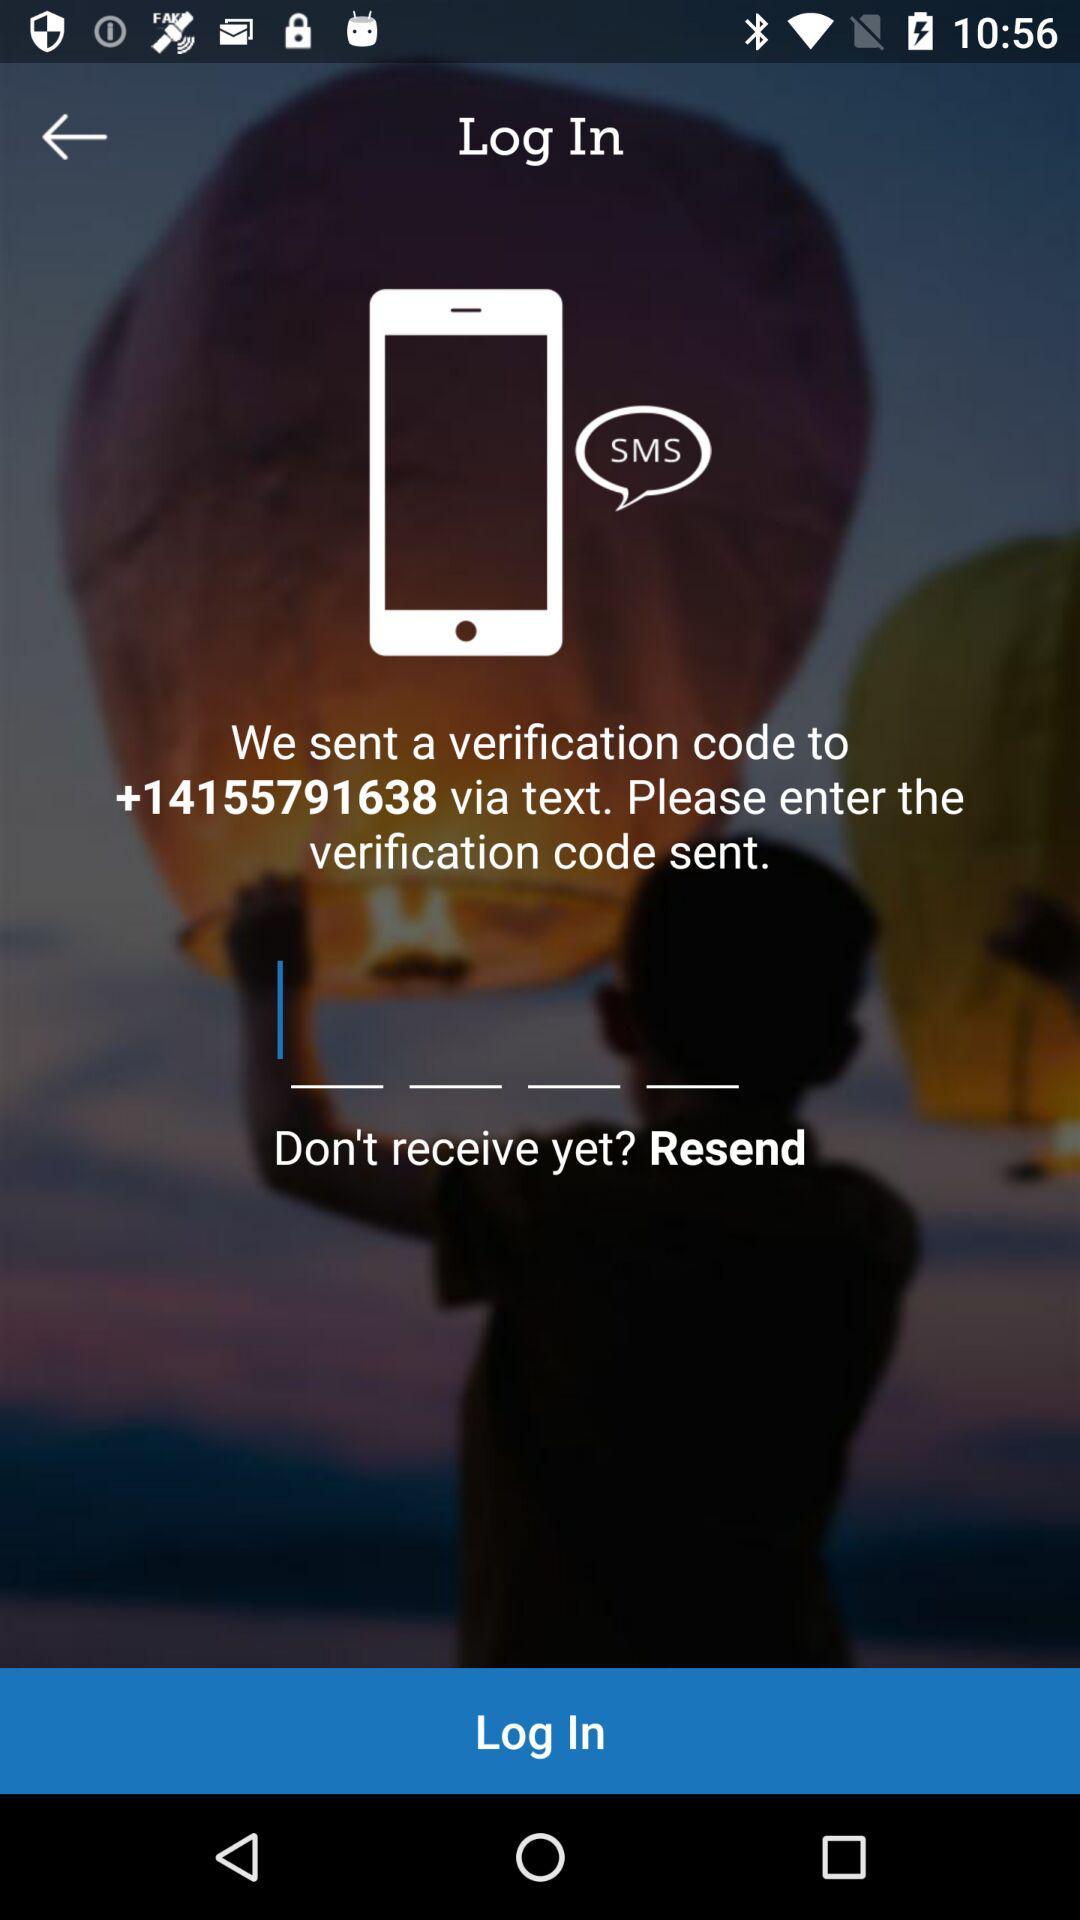 The width and height of the screenshot is (1080, 1920). Describe the element at coordinates (73, 135) in the screenshot. I see `go back` at that location.